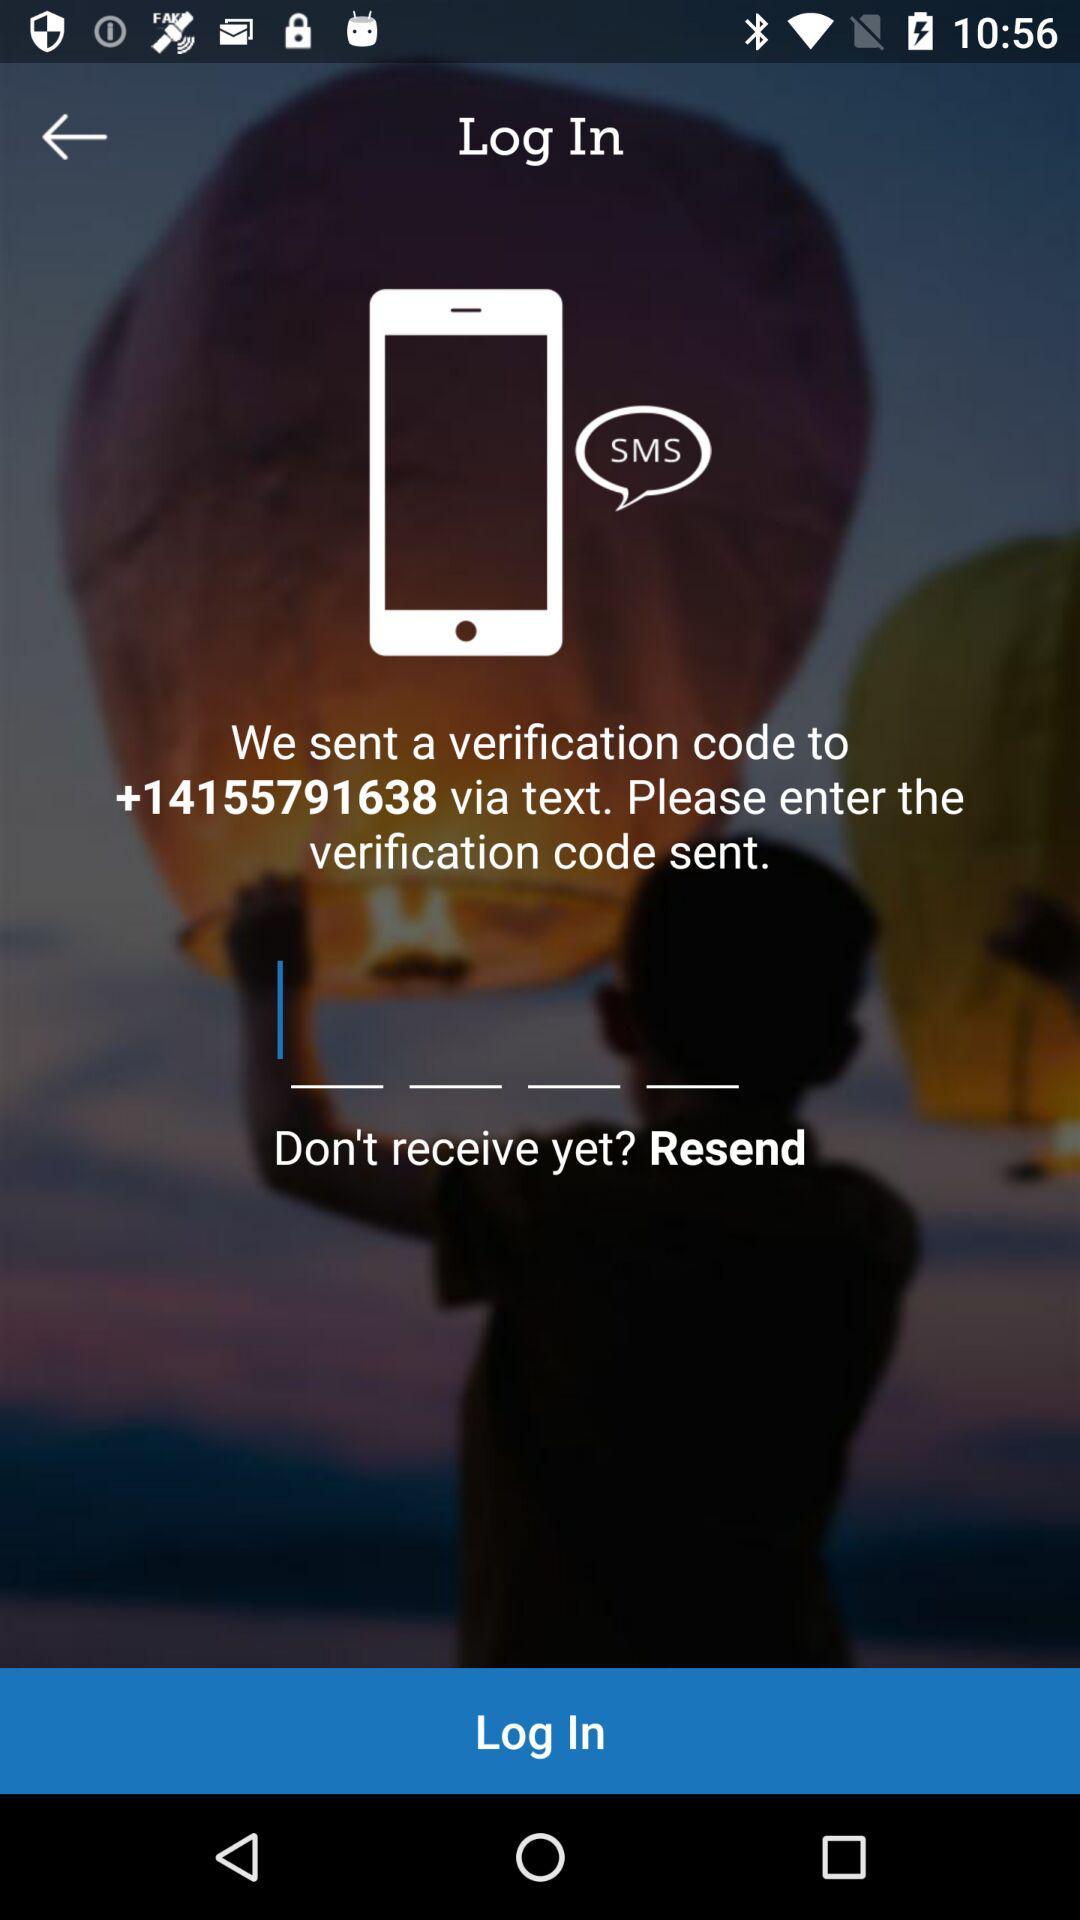 The width and height of the screenshot is (1080, 1920). Describe the element at coordinates (73, 135) in the screenshot. I see `go back` at that location.